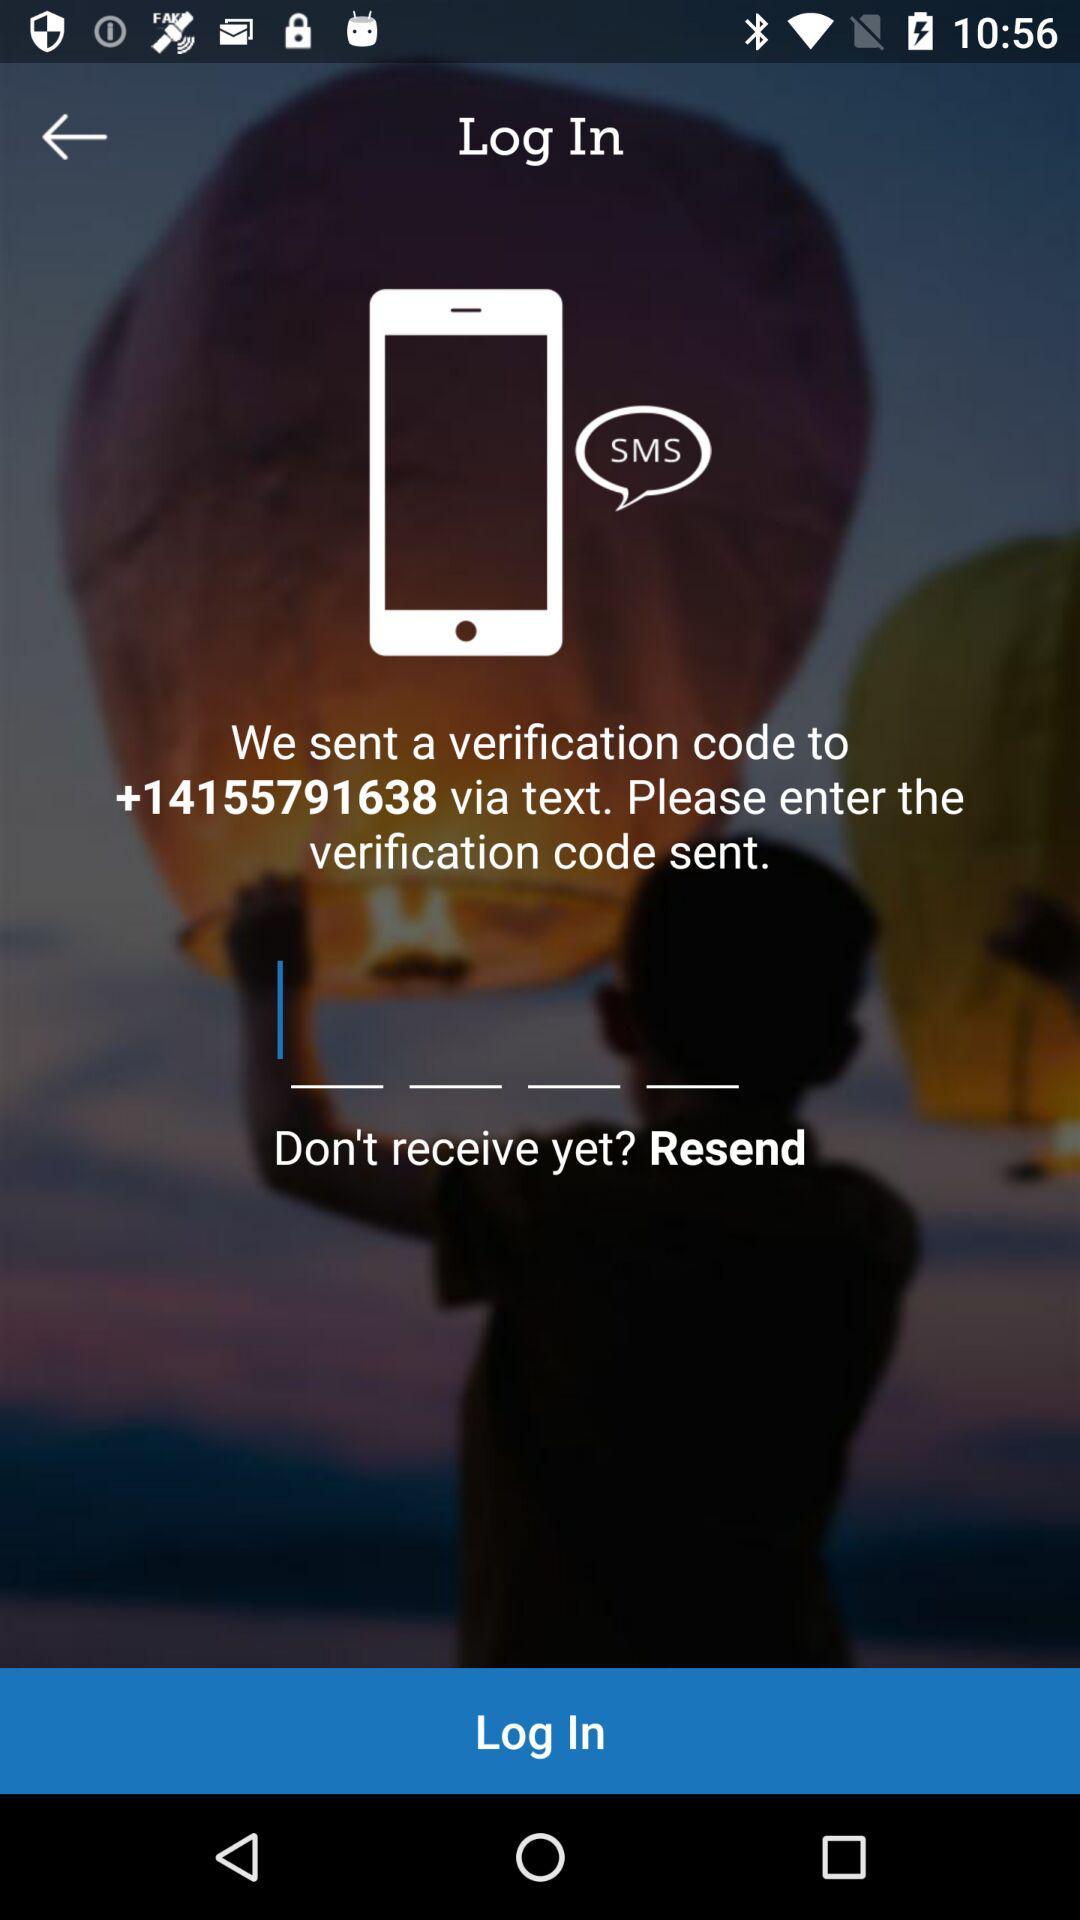 The width and height of the screenshot is (1080, 1920). Describe the element at coordinates (73, 135) in the screenshot. I see `go back` at that location.